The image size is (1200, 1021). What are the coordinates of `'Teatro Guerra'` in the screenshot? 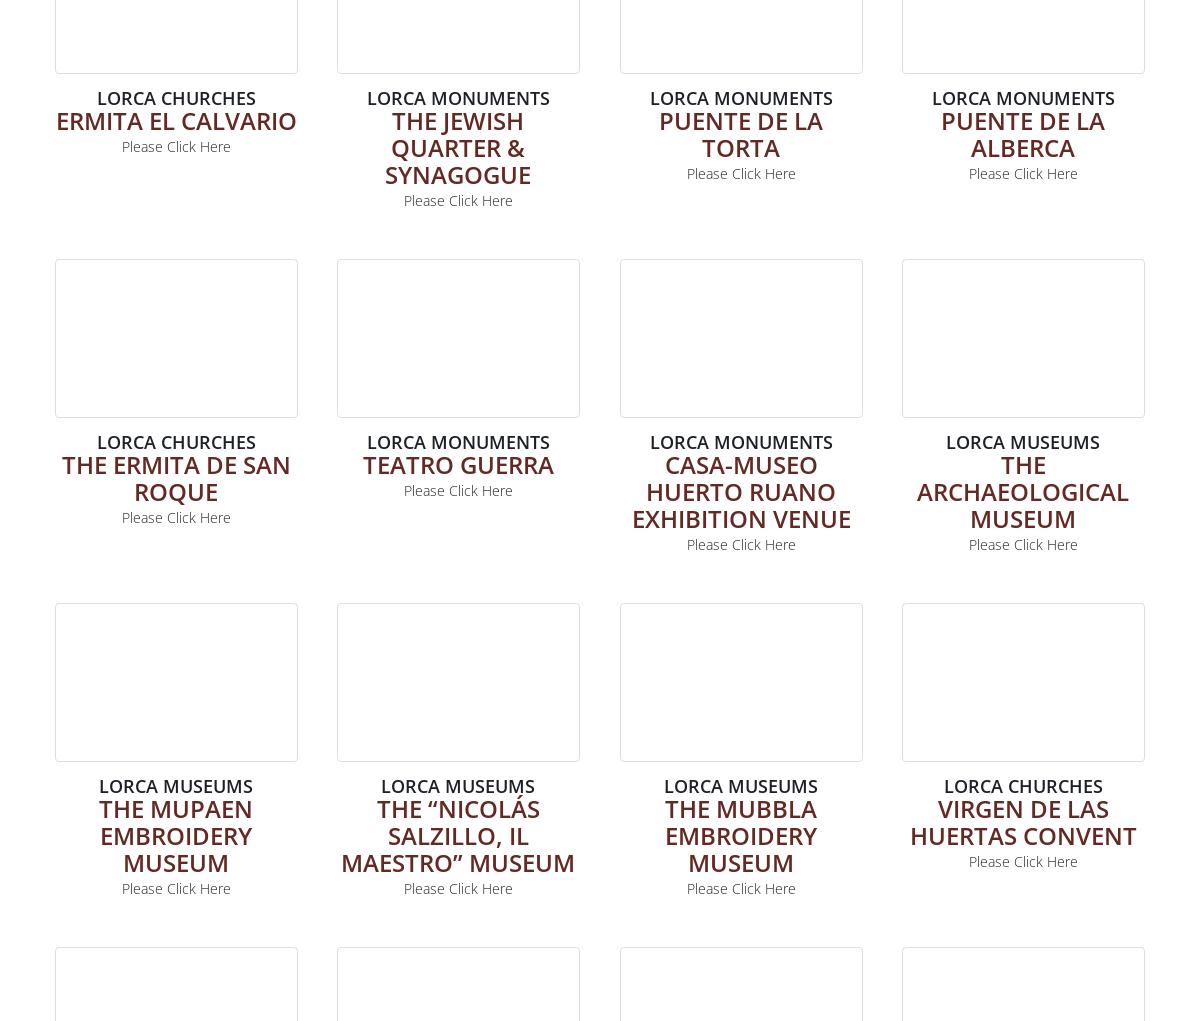 It's located at (456, 463).